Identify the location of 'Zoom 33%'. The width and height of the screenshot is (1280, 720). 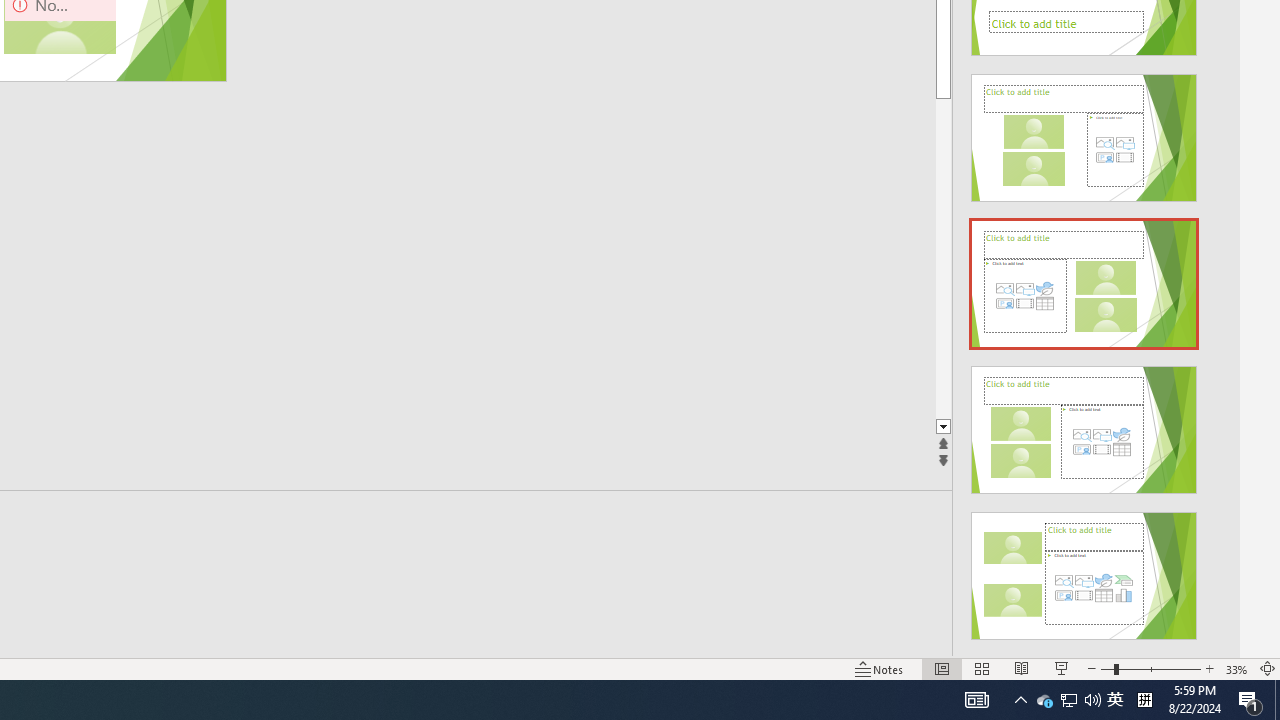
(1236, 669).